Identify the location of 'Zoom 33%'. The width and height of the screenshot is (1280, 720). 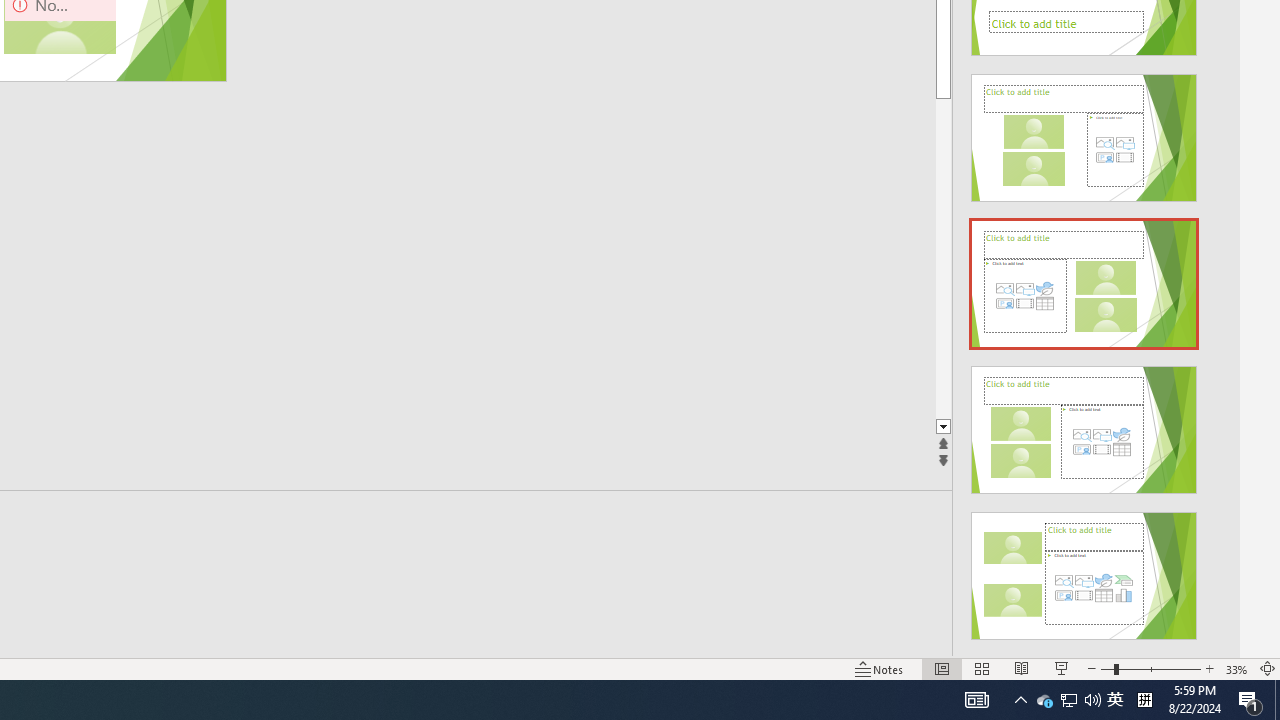
(1236, 669).